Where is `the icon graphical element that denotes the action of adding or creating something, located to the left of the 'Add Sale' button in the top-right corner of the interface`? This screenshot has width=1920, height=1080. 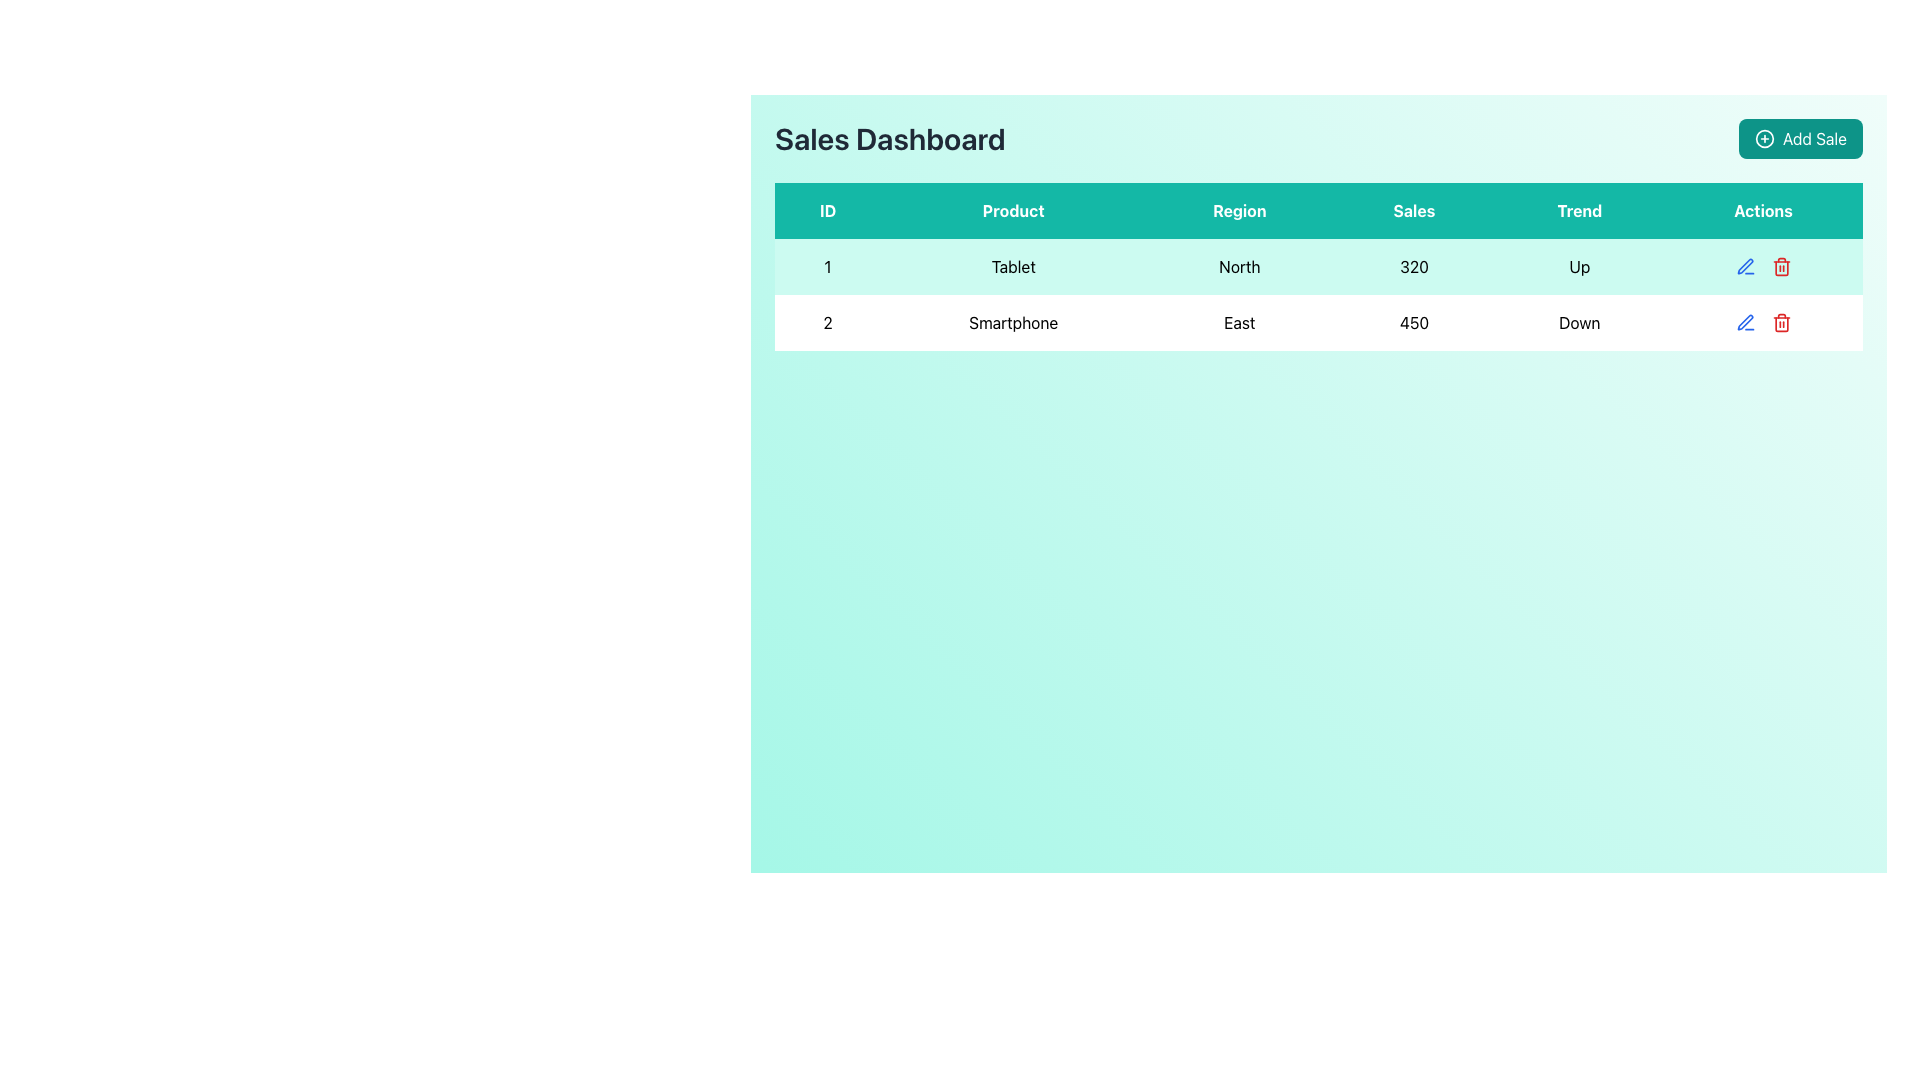
the icon graphical element that denotes the action of adding or creating something, located to the left of the 'Add Sale' button in the top-right corner of the interface is located at coordinates (1764, 137).